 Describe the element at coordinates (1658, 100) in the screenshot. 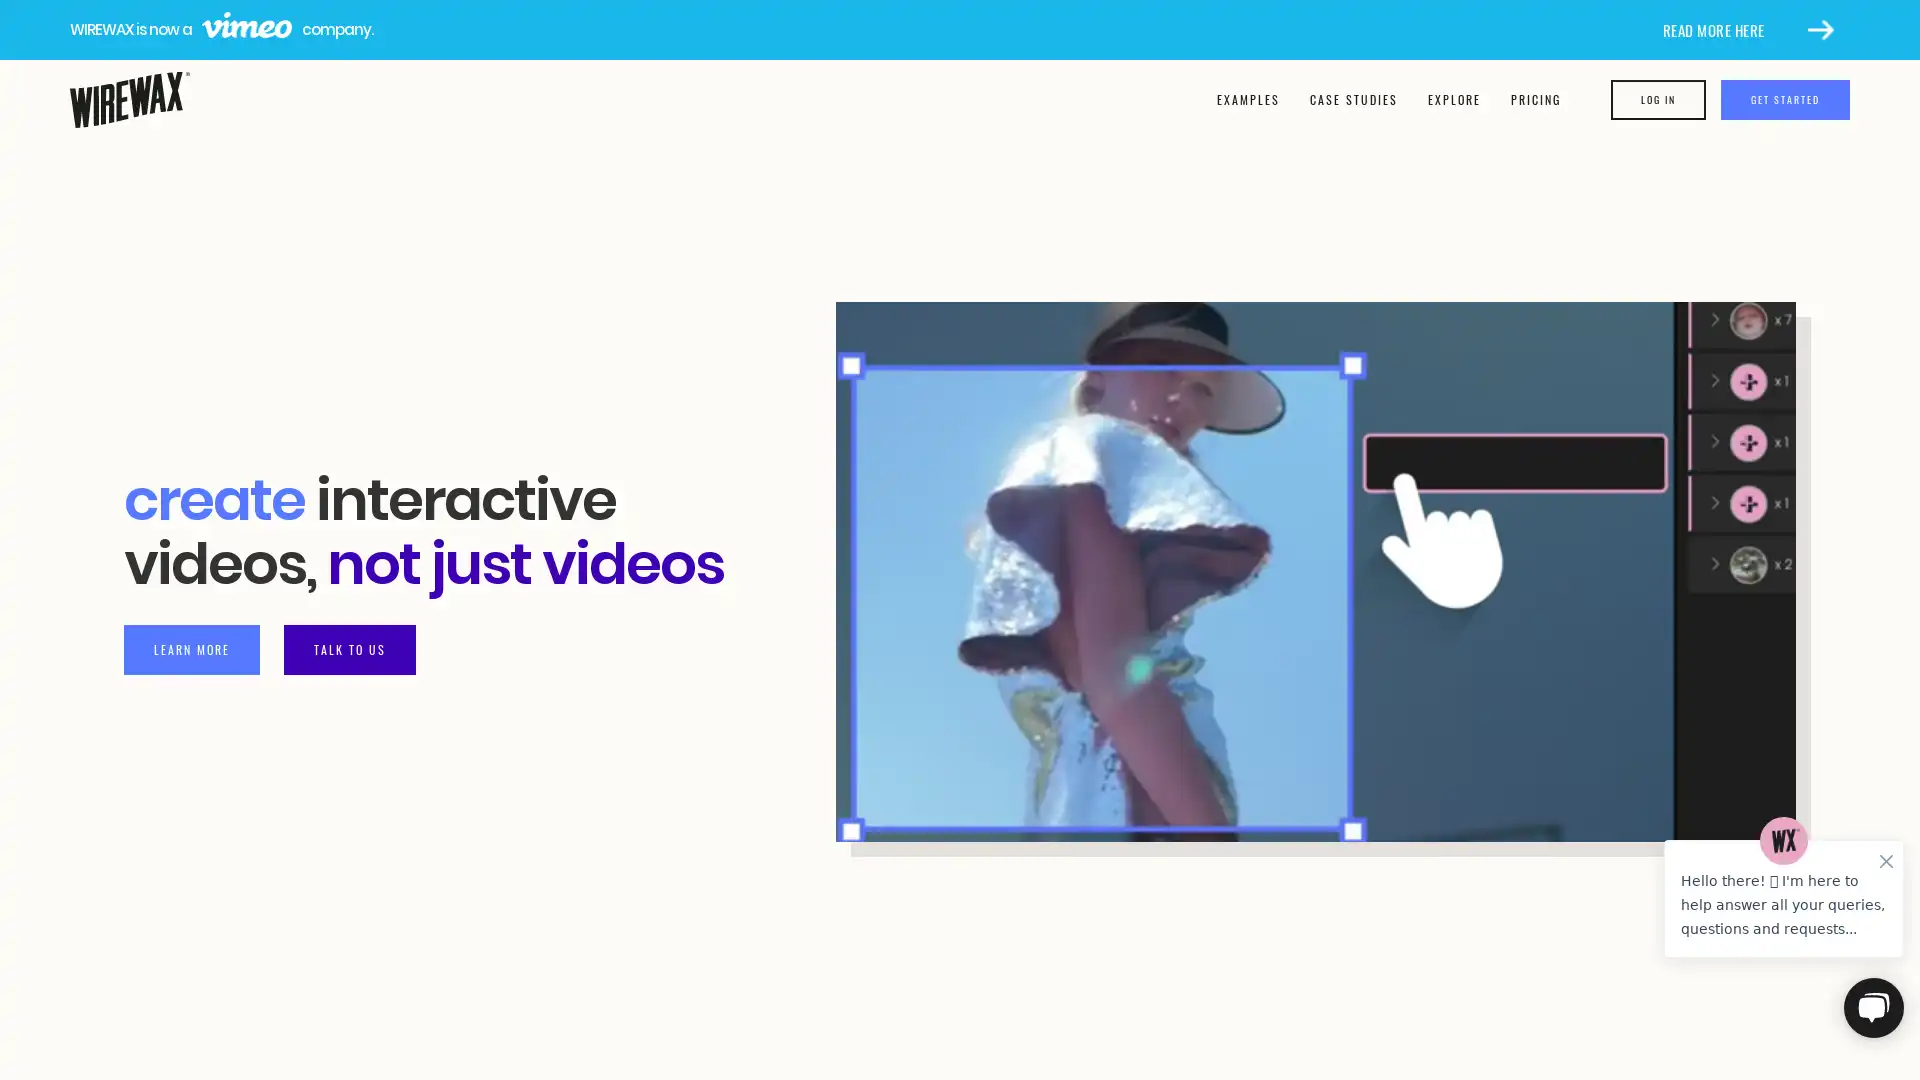

I see `LOG IN` at that location.